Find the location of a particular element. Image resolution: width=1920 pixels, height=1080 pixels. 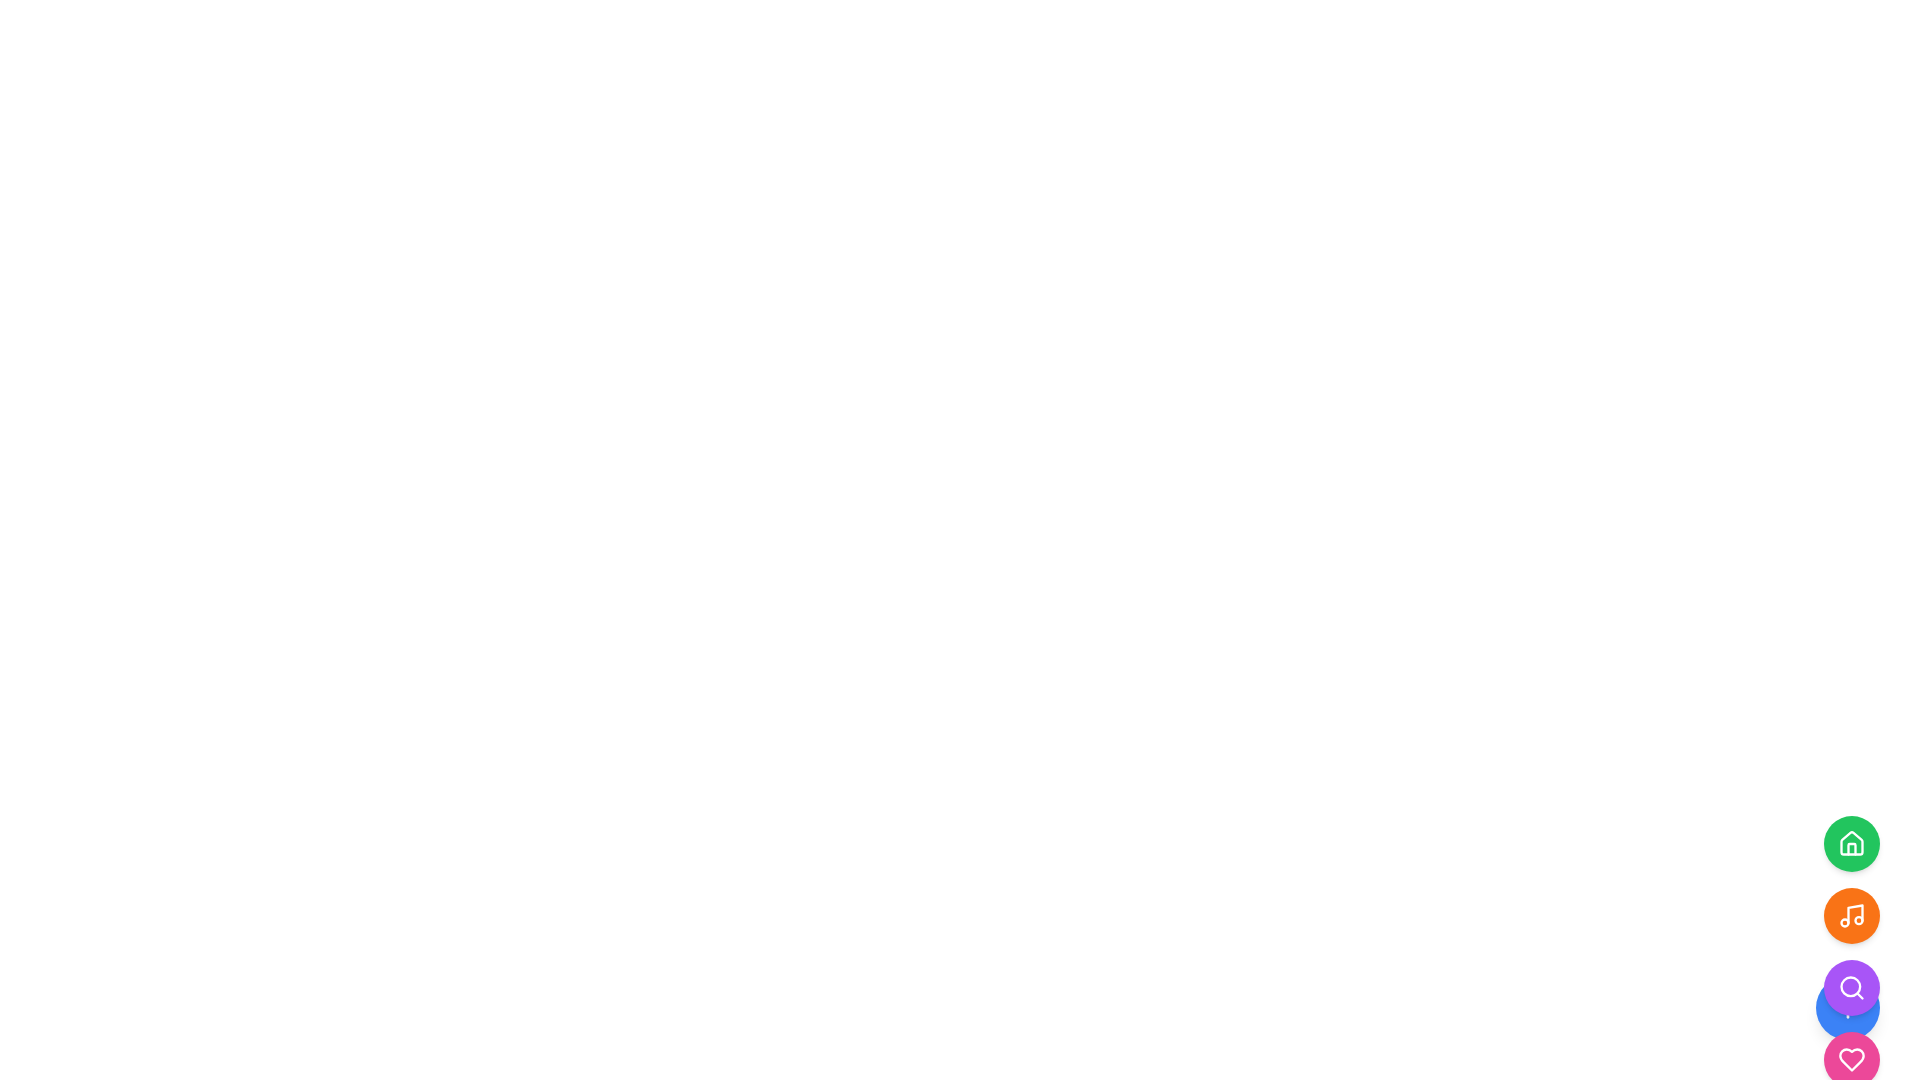

the '+' icon embedded in the action button located at the bottom-right side of the interface is located at coordinates (1847, 1007).